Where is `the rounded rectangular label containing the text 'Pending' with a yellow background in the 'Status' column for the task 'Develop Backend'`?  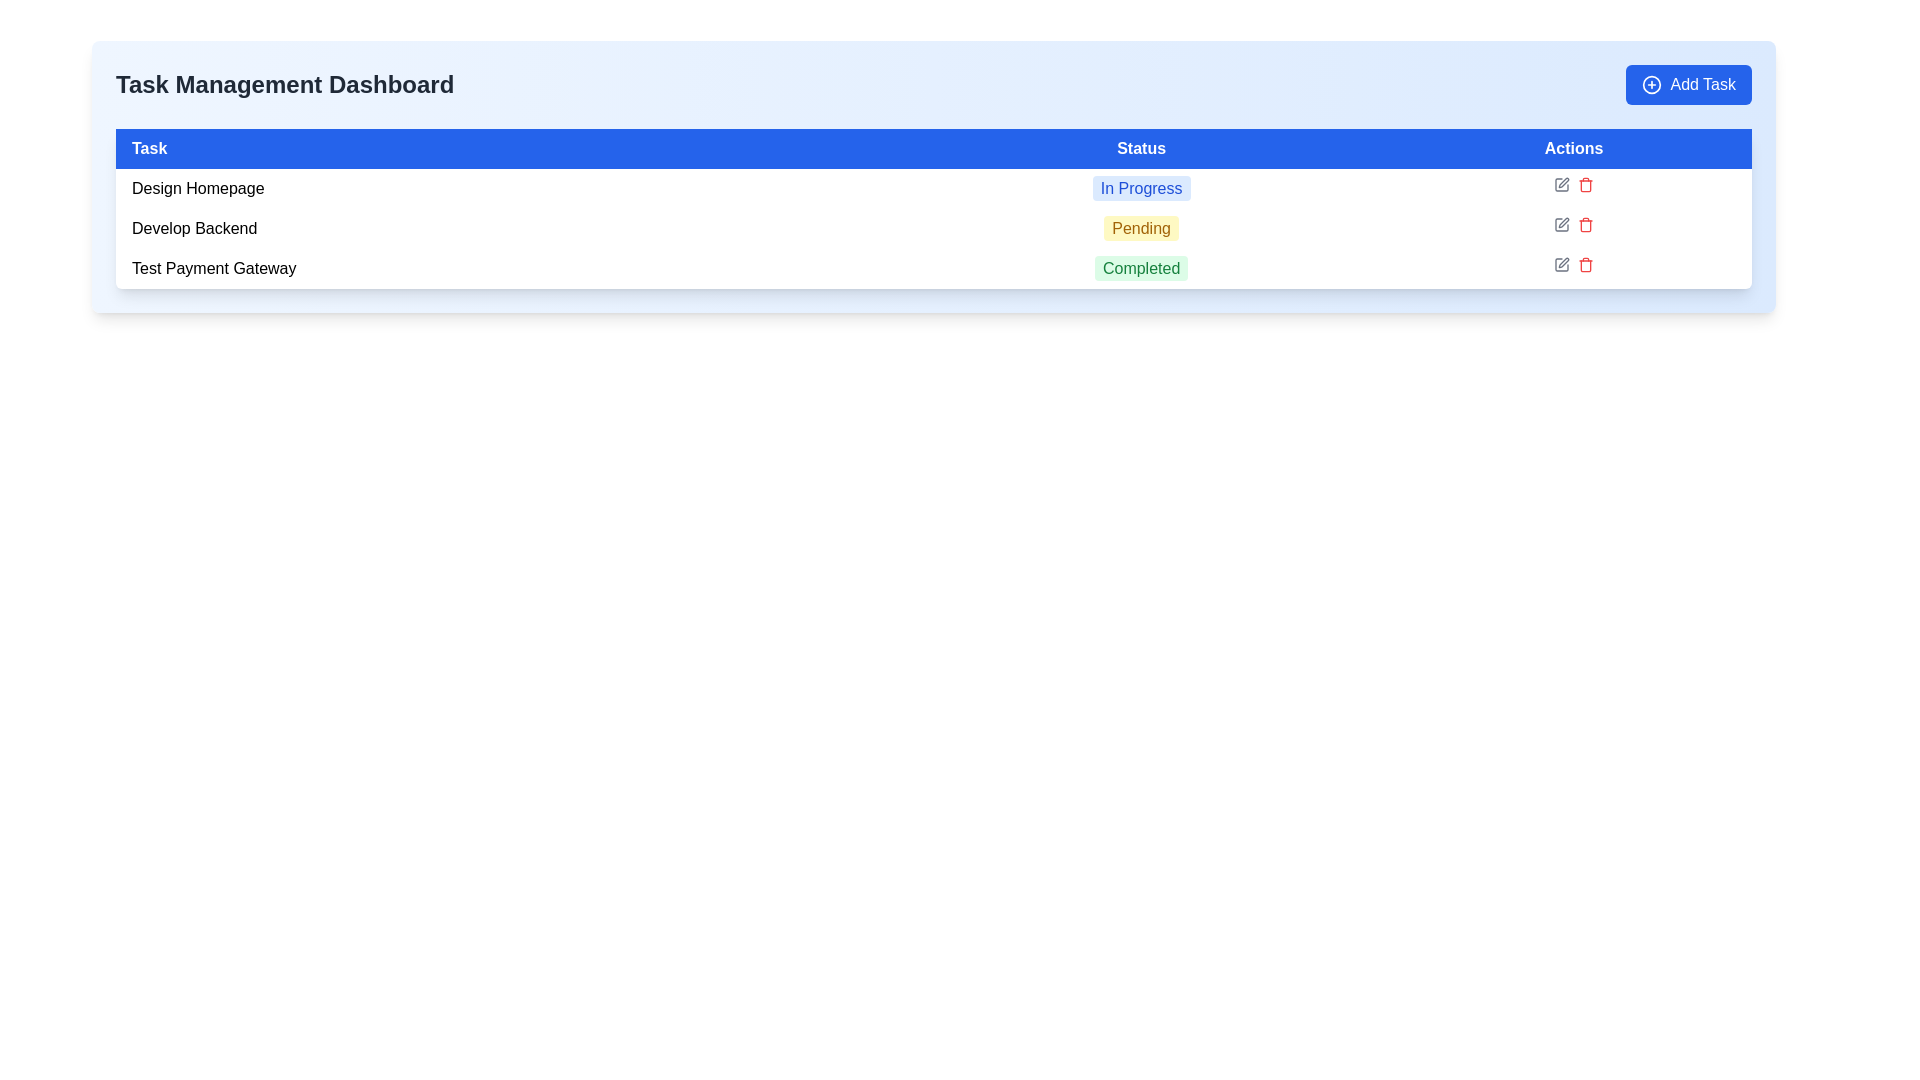 the rounded rectangular label containing the text 'Pending' with a yellow background in the 'Status' column for the task 'Develop Backend' is located at coordinates (1141, 227).